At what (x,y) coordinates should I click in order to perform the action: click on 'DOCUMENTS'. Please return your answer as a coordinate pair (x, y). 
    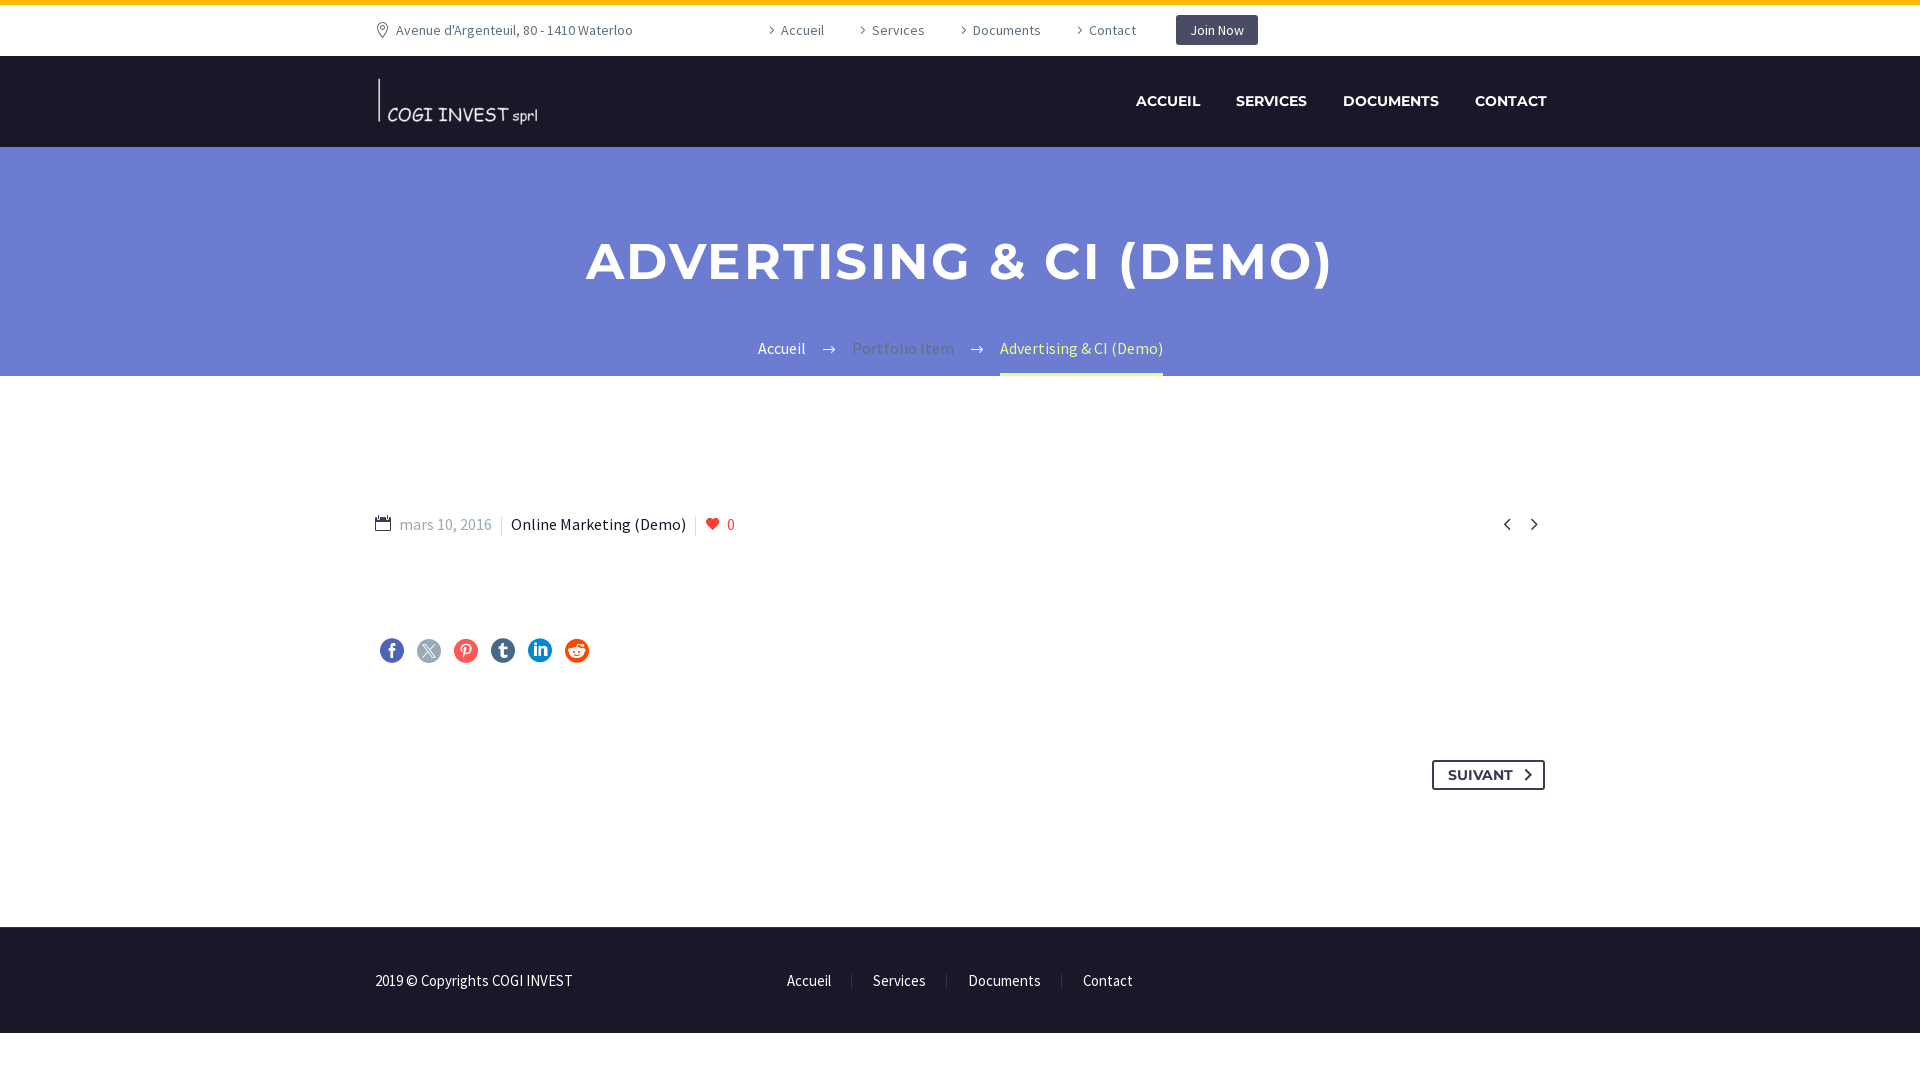
    Looking at the image, I should click on (1390, 101).